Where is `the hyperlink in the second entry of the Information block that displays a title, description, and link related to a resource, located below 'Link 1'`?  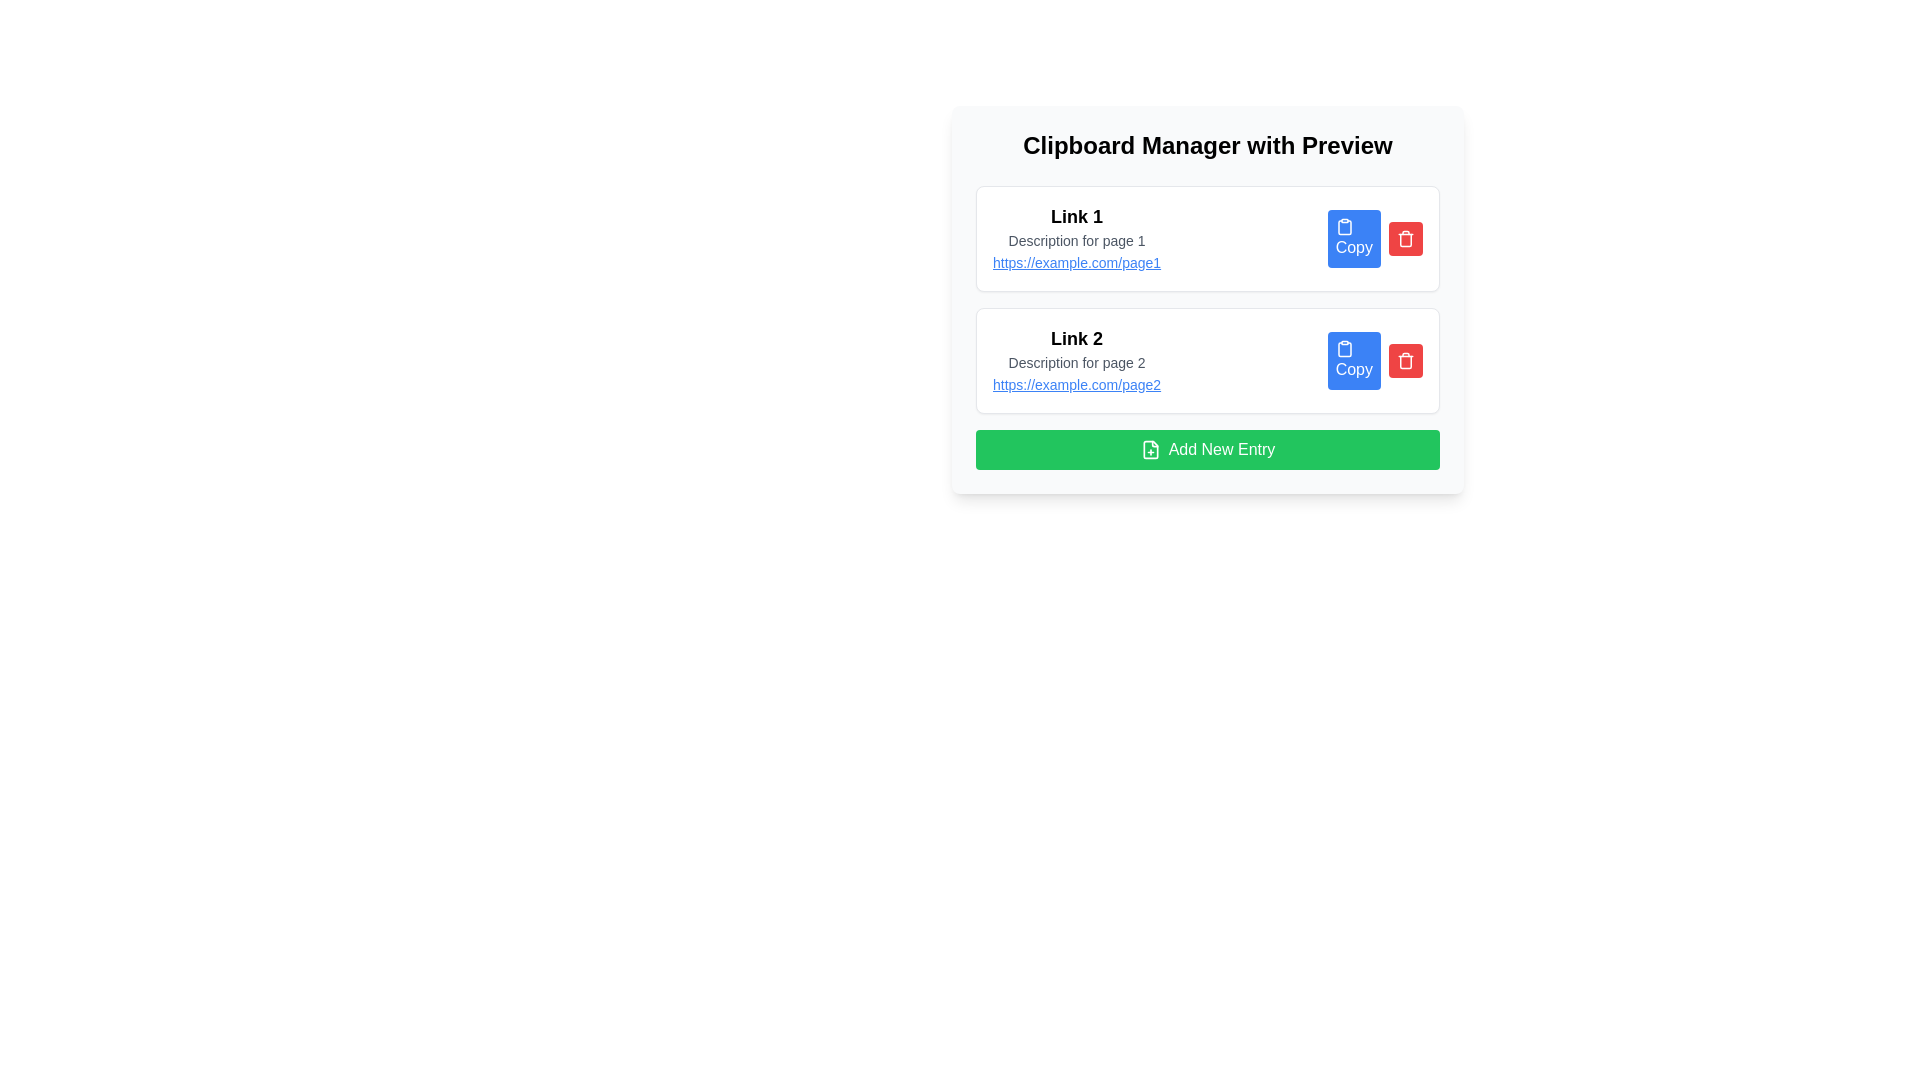 the hyperlink in the second entry of the Information block that displays a title, description, and link related to a resource, located below 'Link 1' is located at coordinates (1076, 361).